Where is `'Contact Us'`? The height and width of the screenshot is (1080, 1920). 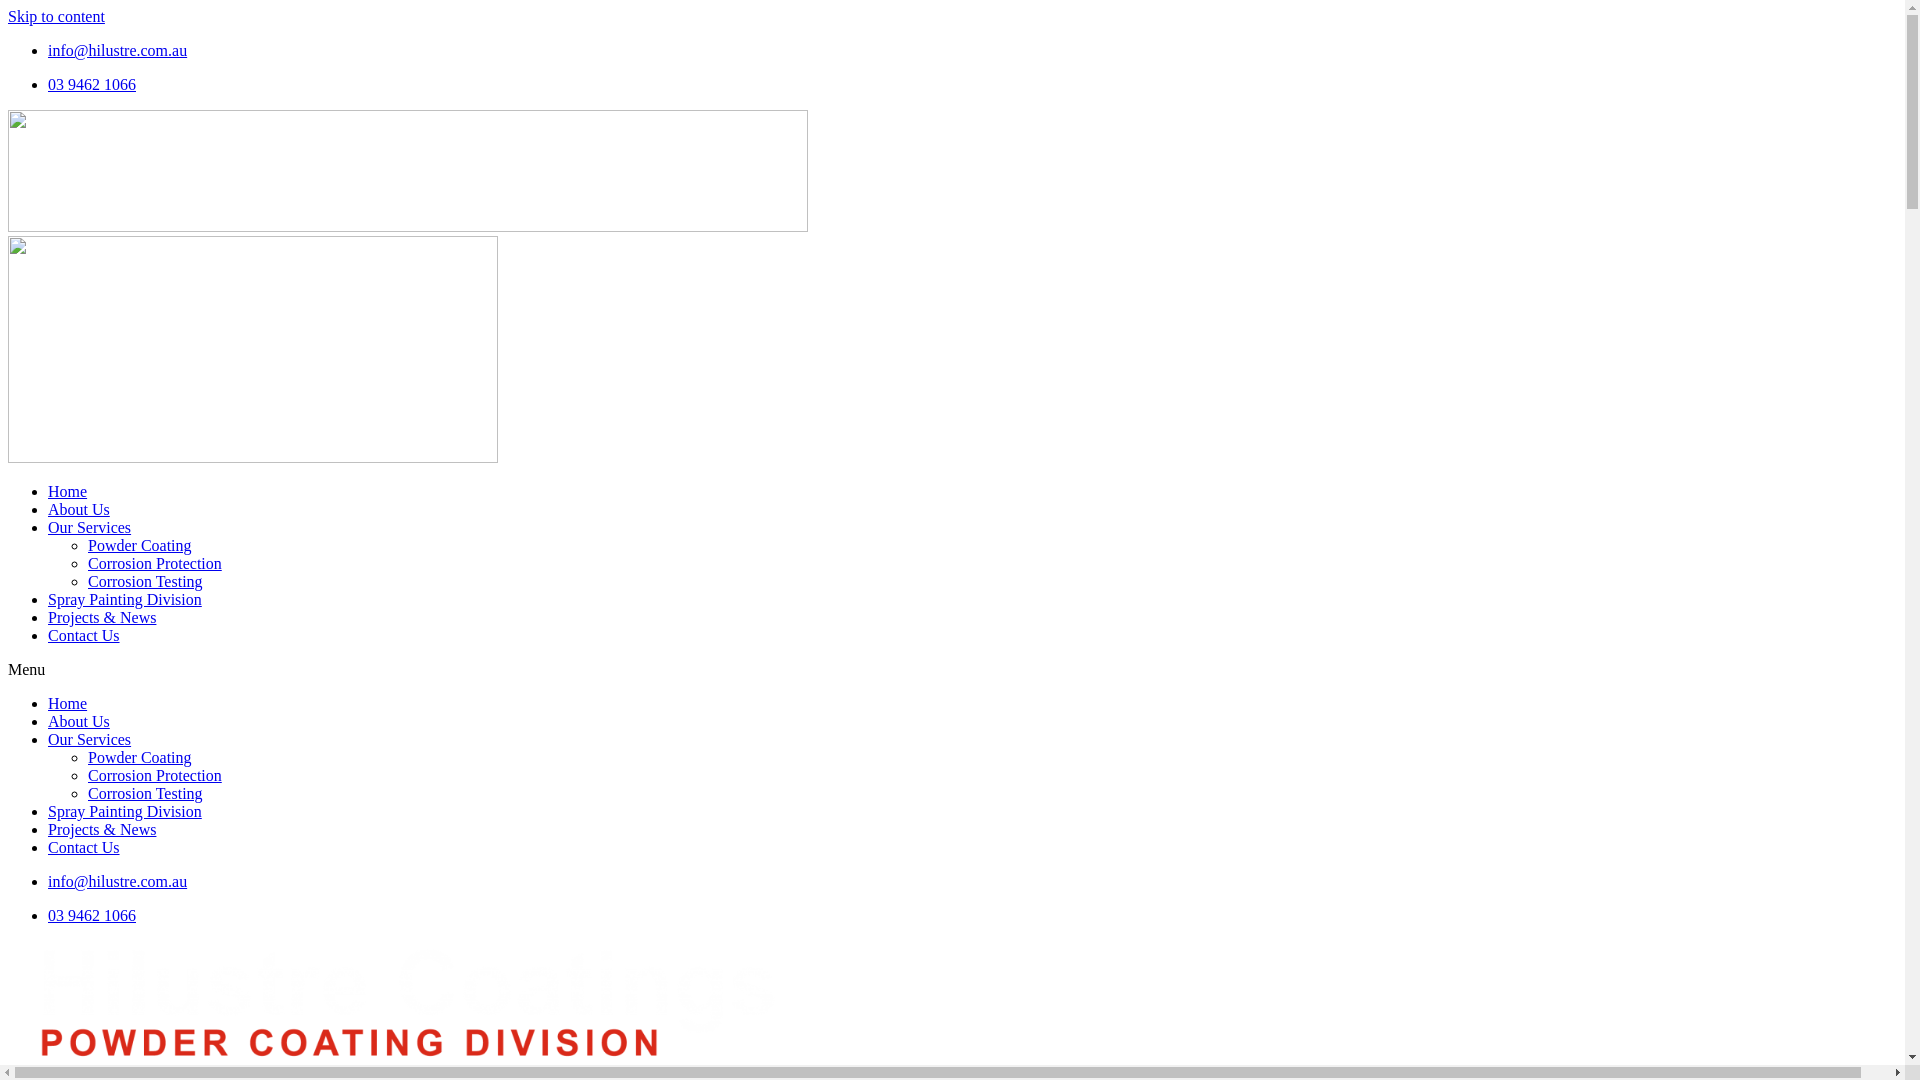
'Contact Us' is located at coordinates (82, 847).